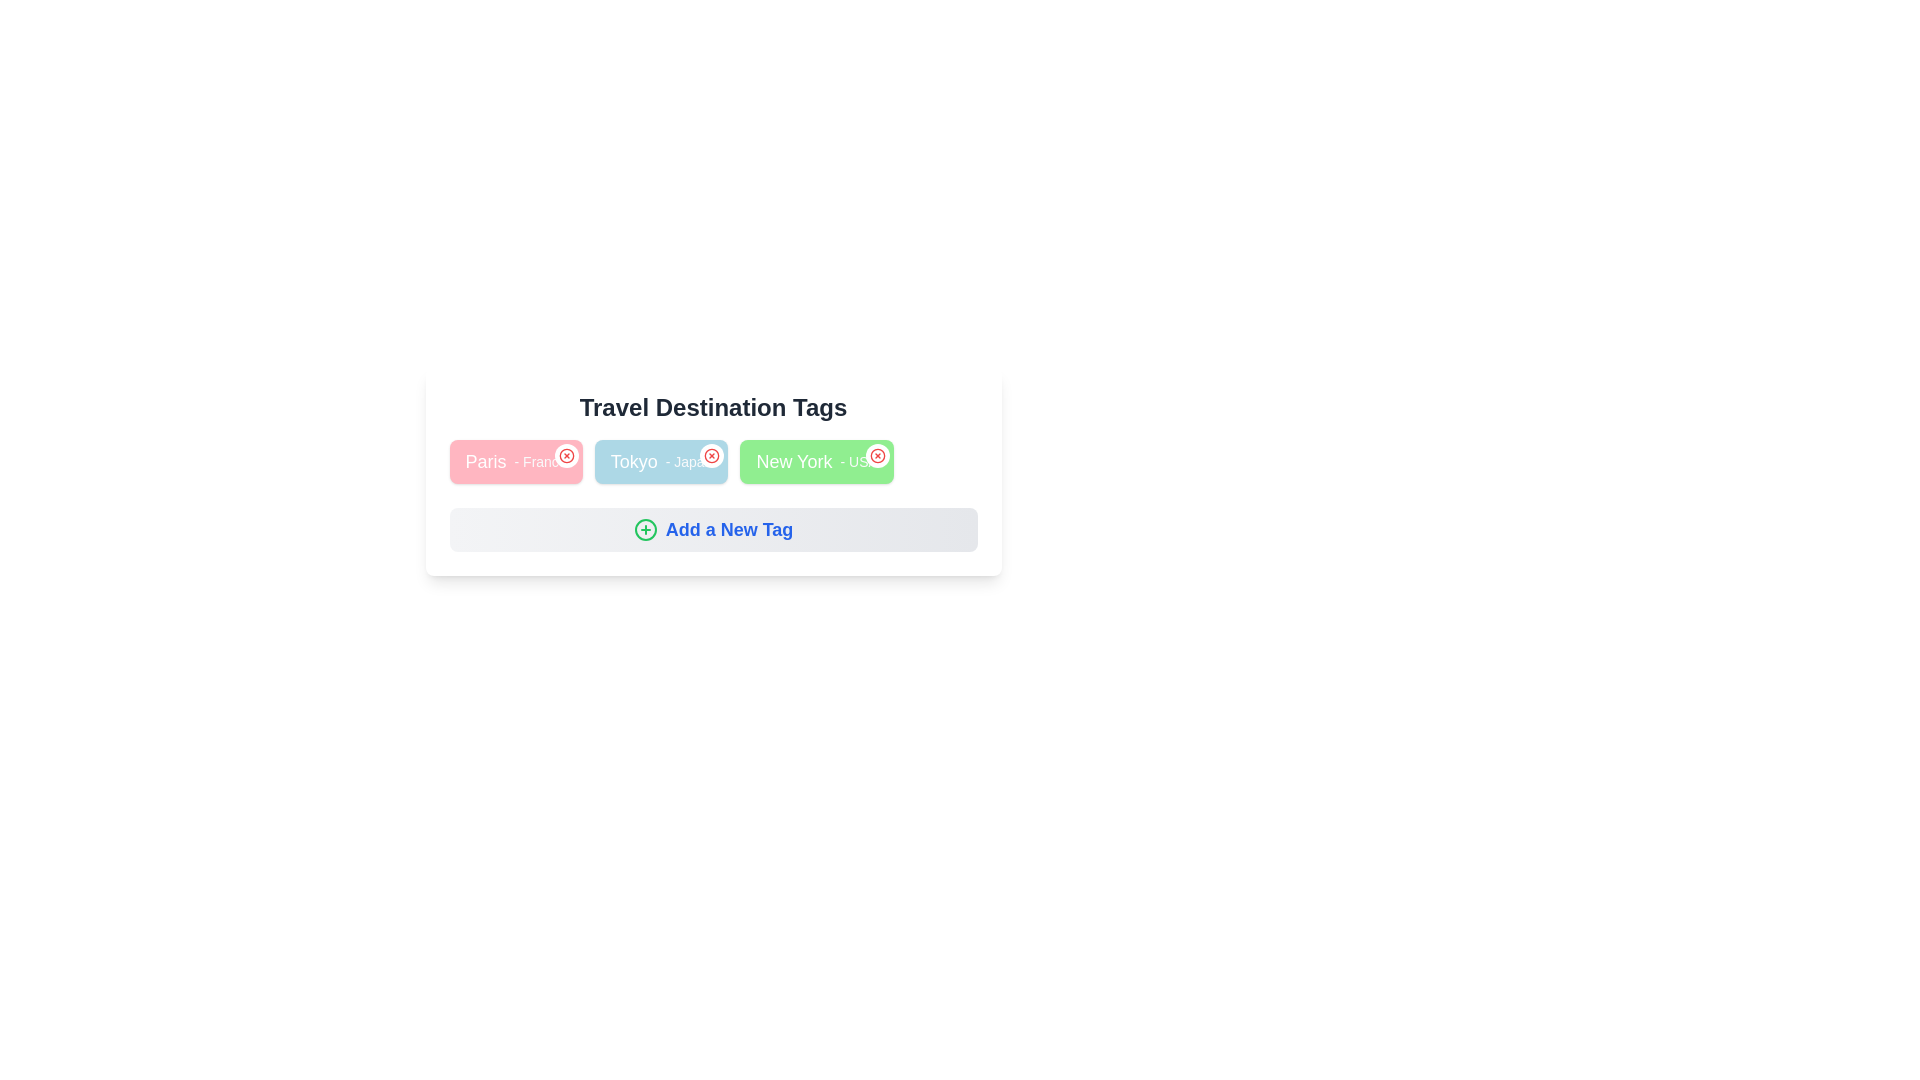 This screenshot has height=1080, width=1920. I want to click on the close button of the tag labeled Tokyo- Japan, so click(712, 455).